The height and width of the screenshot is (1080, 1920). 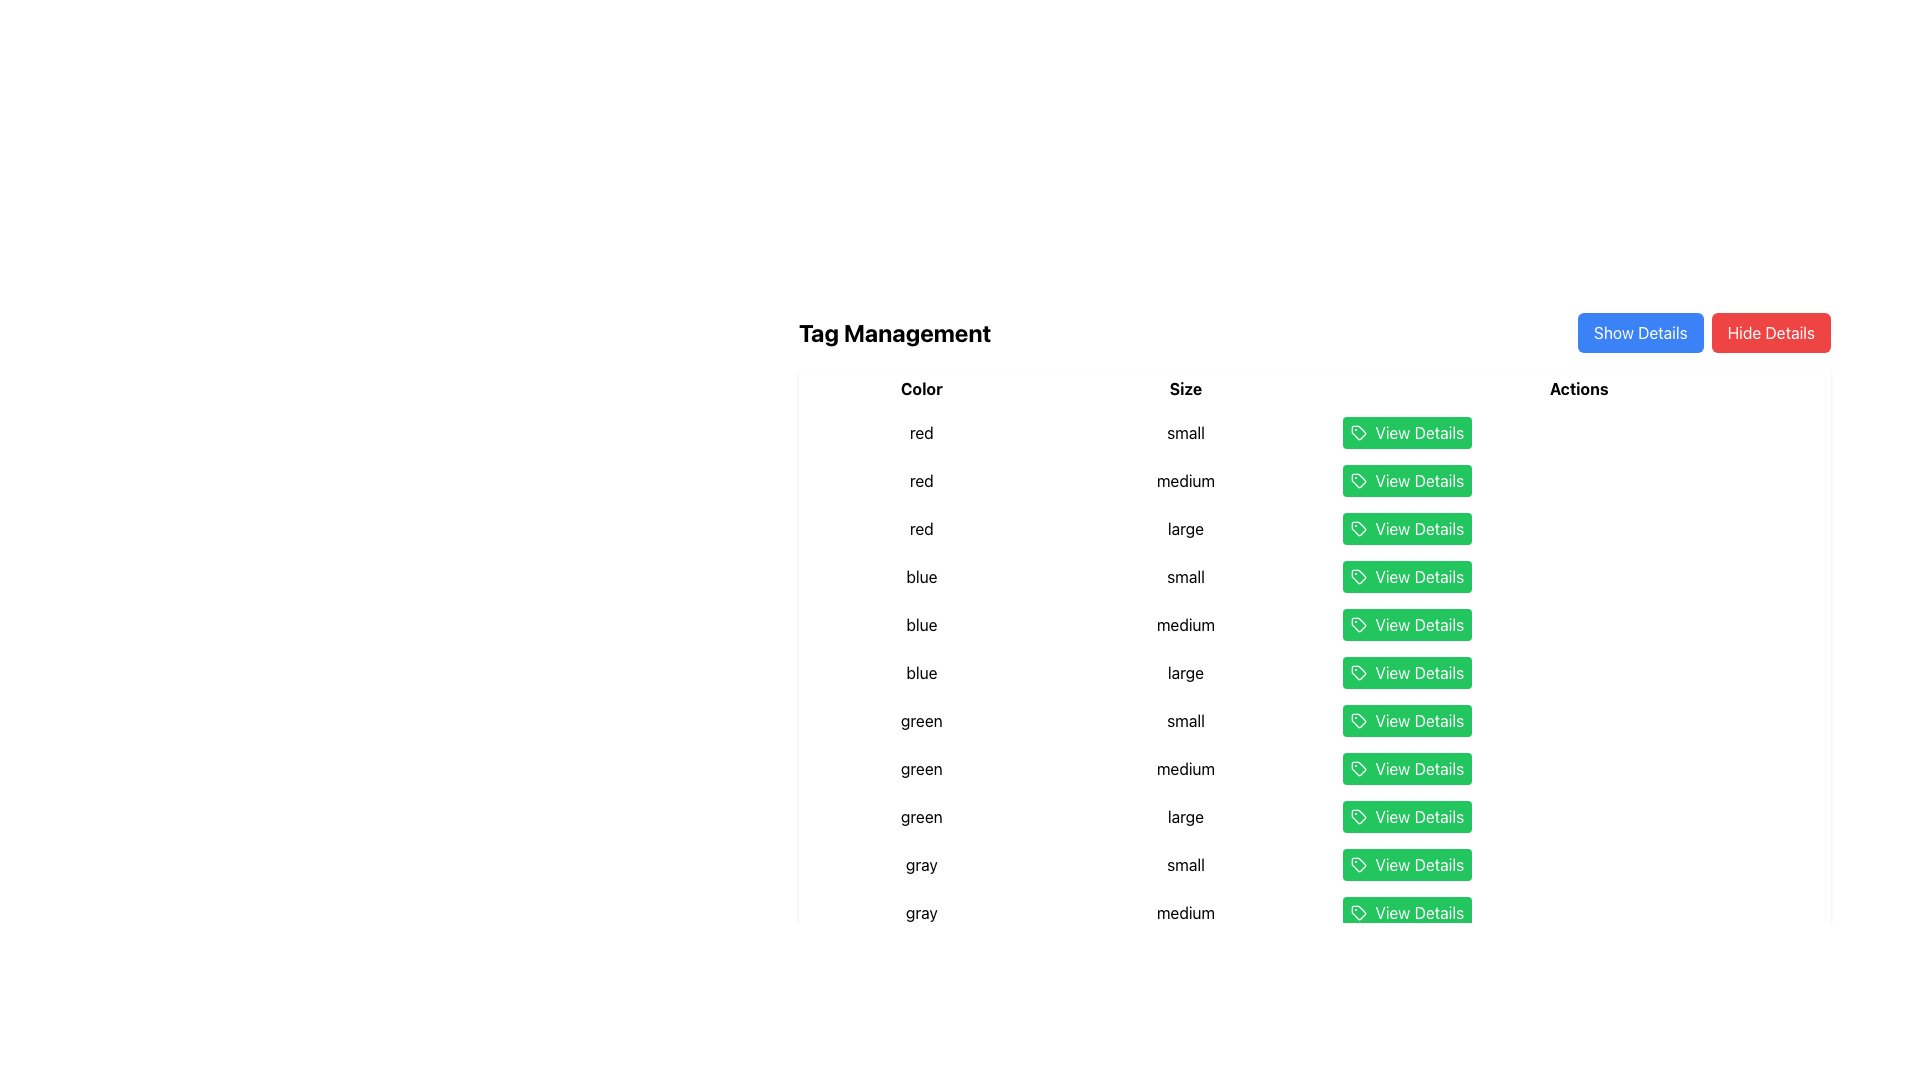 What do you see at coordinates (1315, 863) in the screenshot?
I see `the 'View Details' button in the 10th row of the table, which displays 'gray small View Details' in black on a white background` at bounding box center [1315, 863].